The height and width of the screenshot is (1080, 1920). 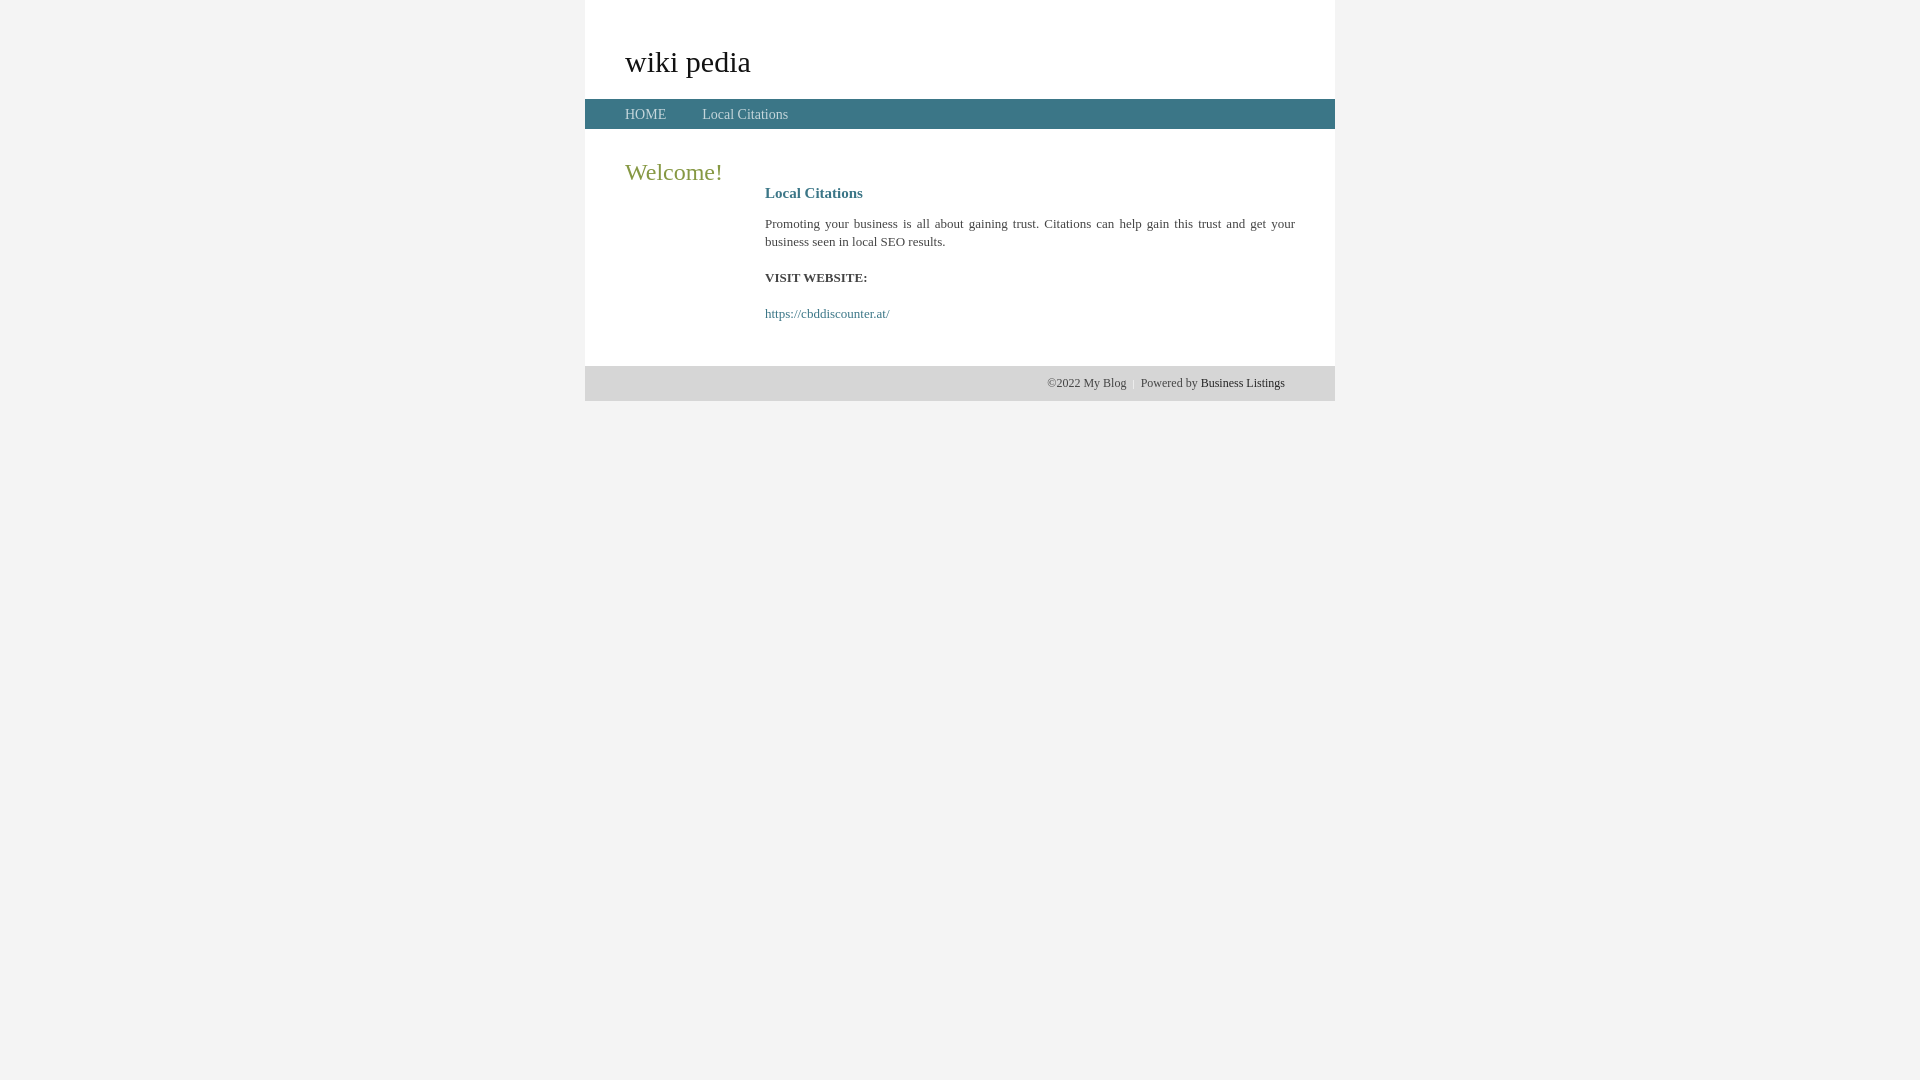 What do you see at coordinates (687, 60) in the screenshot?
I see `'wiki pedia'` at bounding box center [687, 60].